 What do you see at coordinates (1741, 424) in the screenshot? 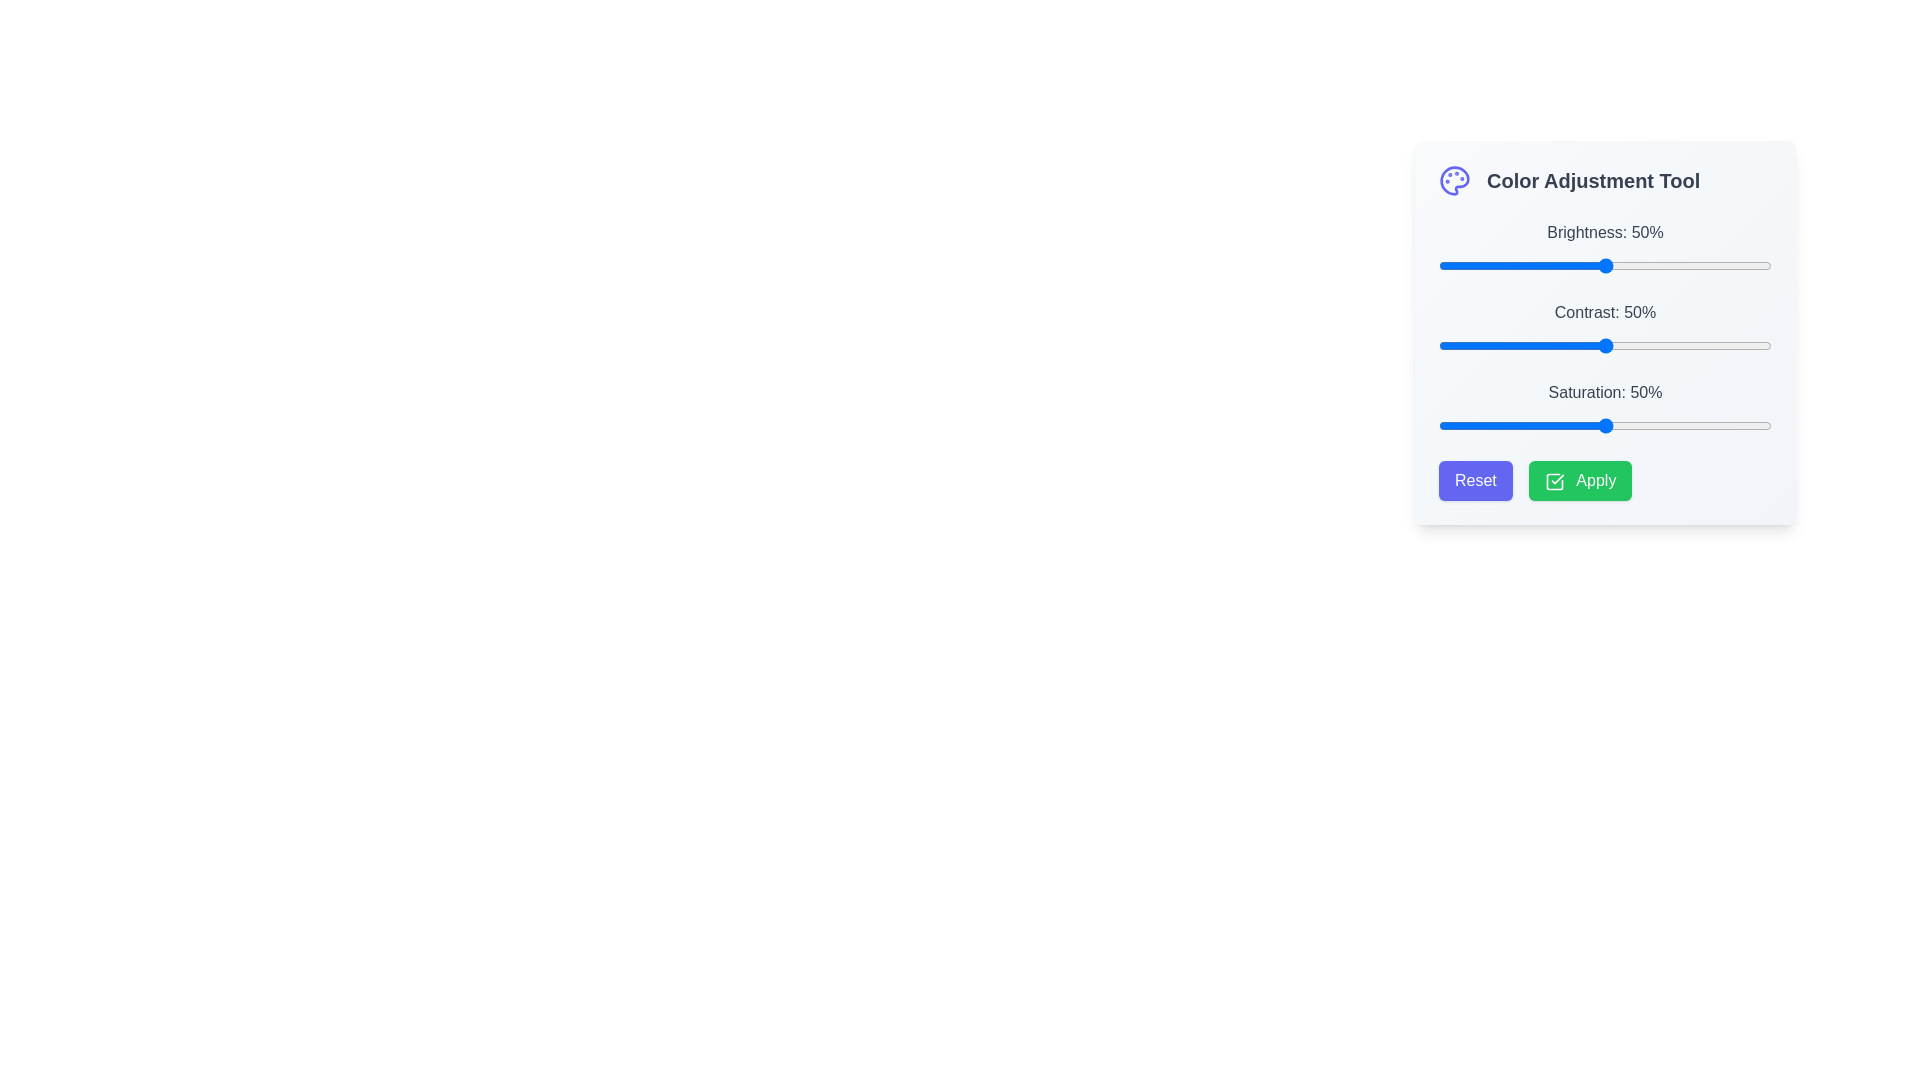
I see `the slider` at bounding box center [1741, 424].